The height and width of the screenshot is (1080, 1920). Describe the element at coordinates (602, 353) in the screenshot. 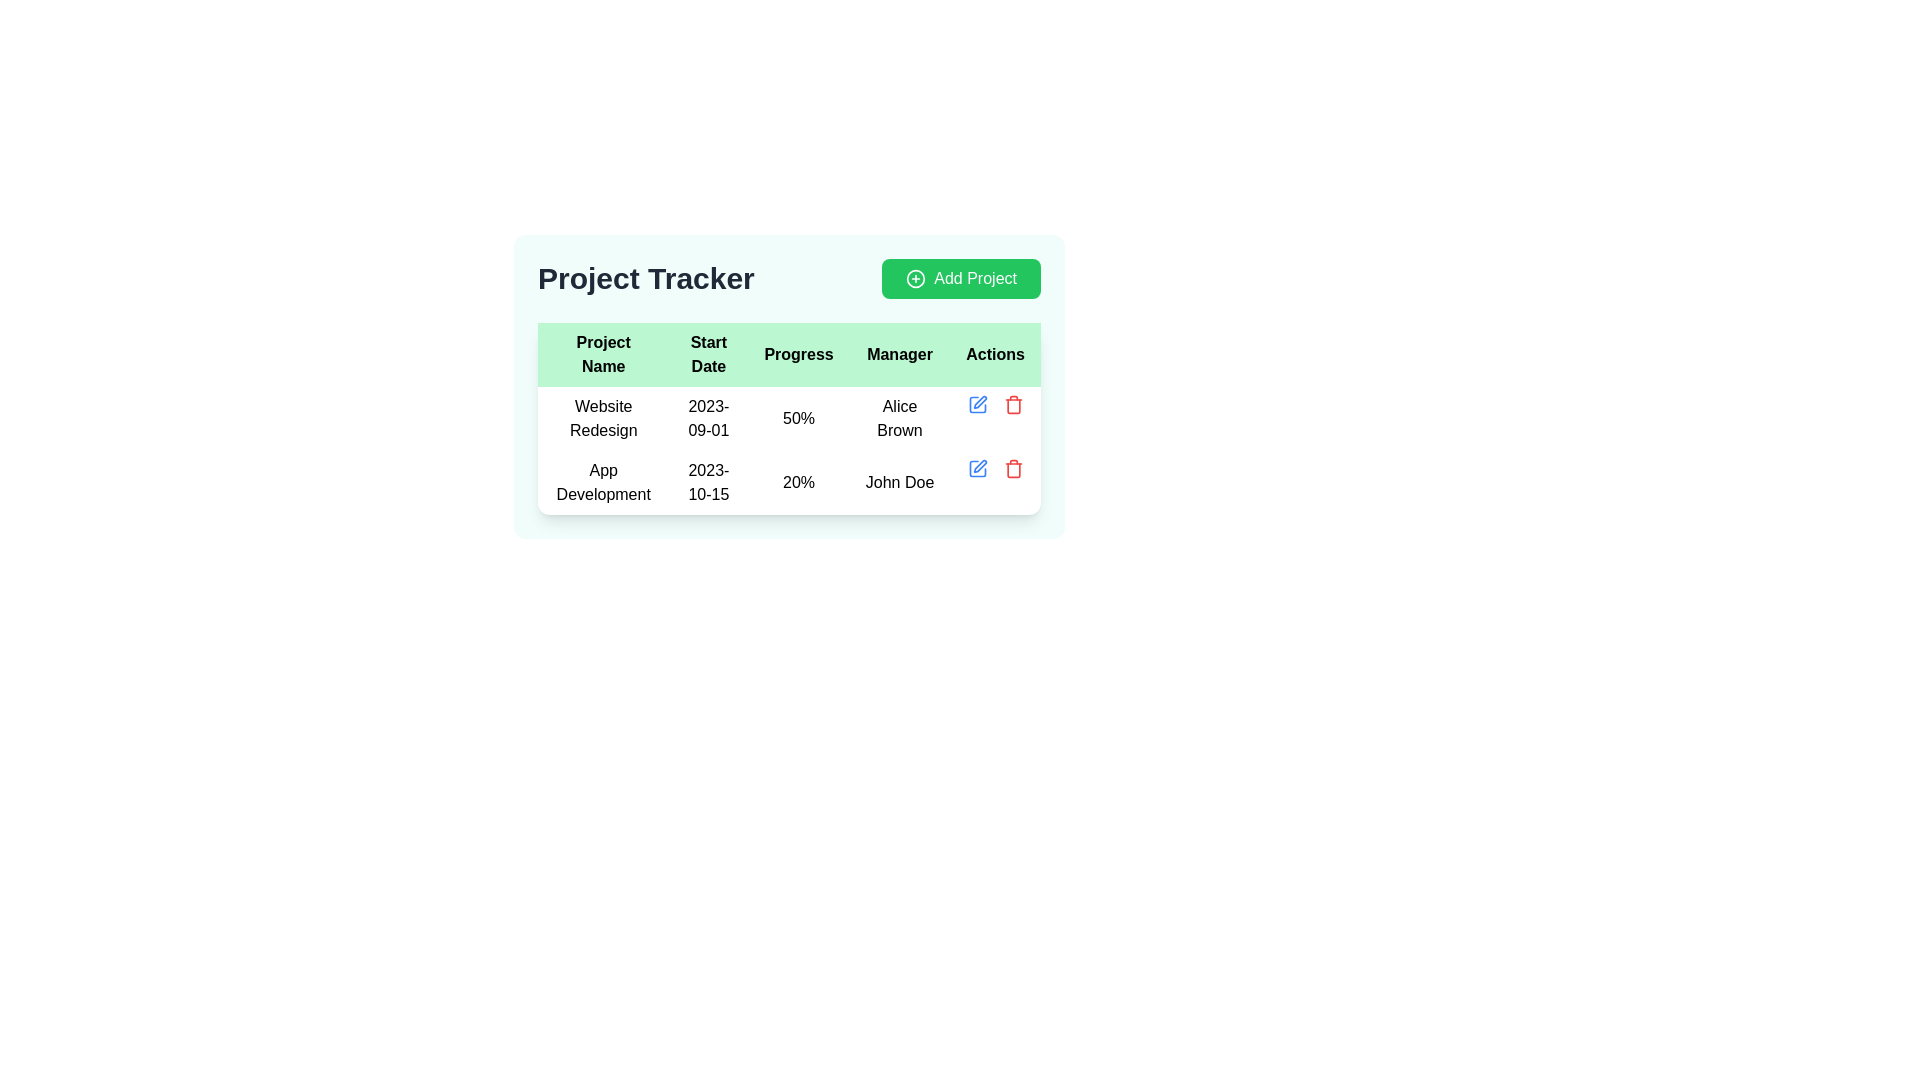

I see `the bold, two-line textual label reading 'Project Name' located in the first column of the tabular layout header row` at that location.